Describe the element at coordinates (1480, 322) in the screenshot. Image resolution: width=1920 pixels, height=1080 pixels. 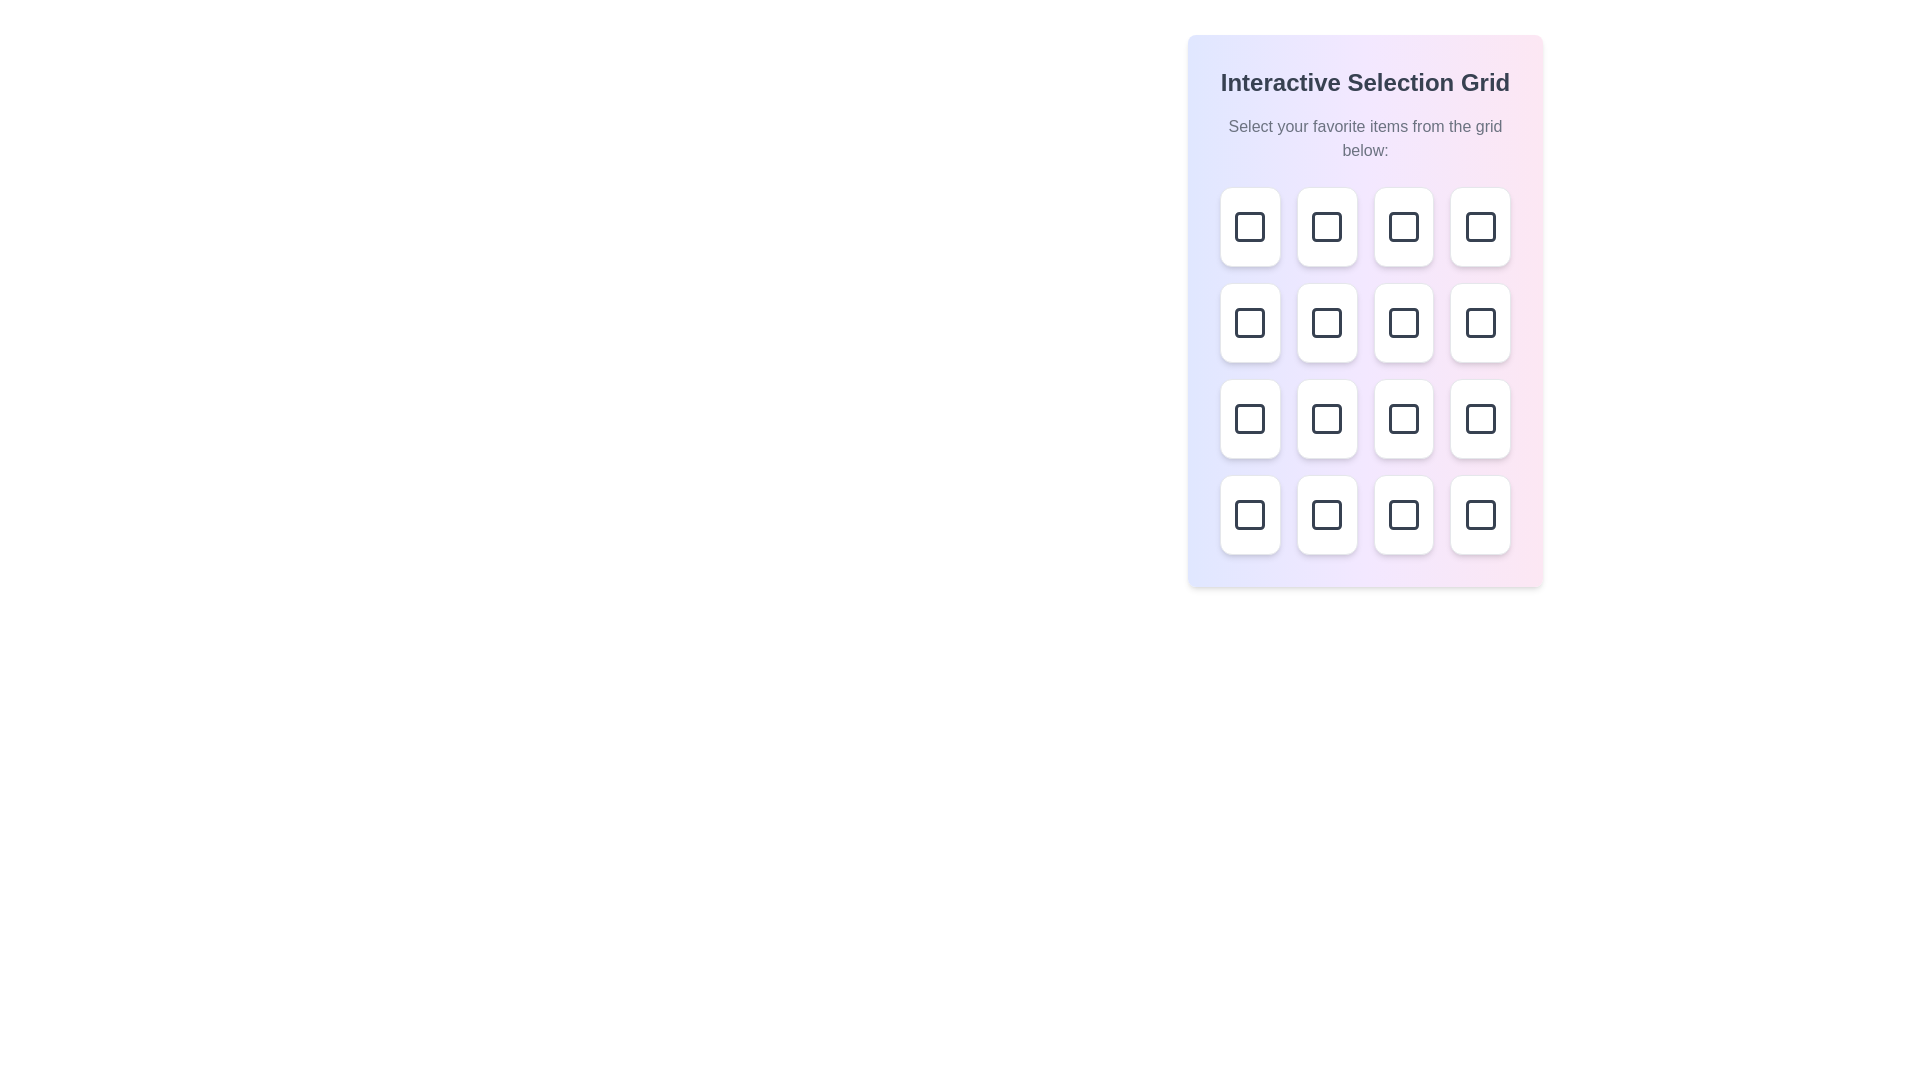
I see `the small square graphical UI component with rounded edges located in the third row and third column of a 4x4 interactive grid` at that location.